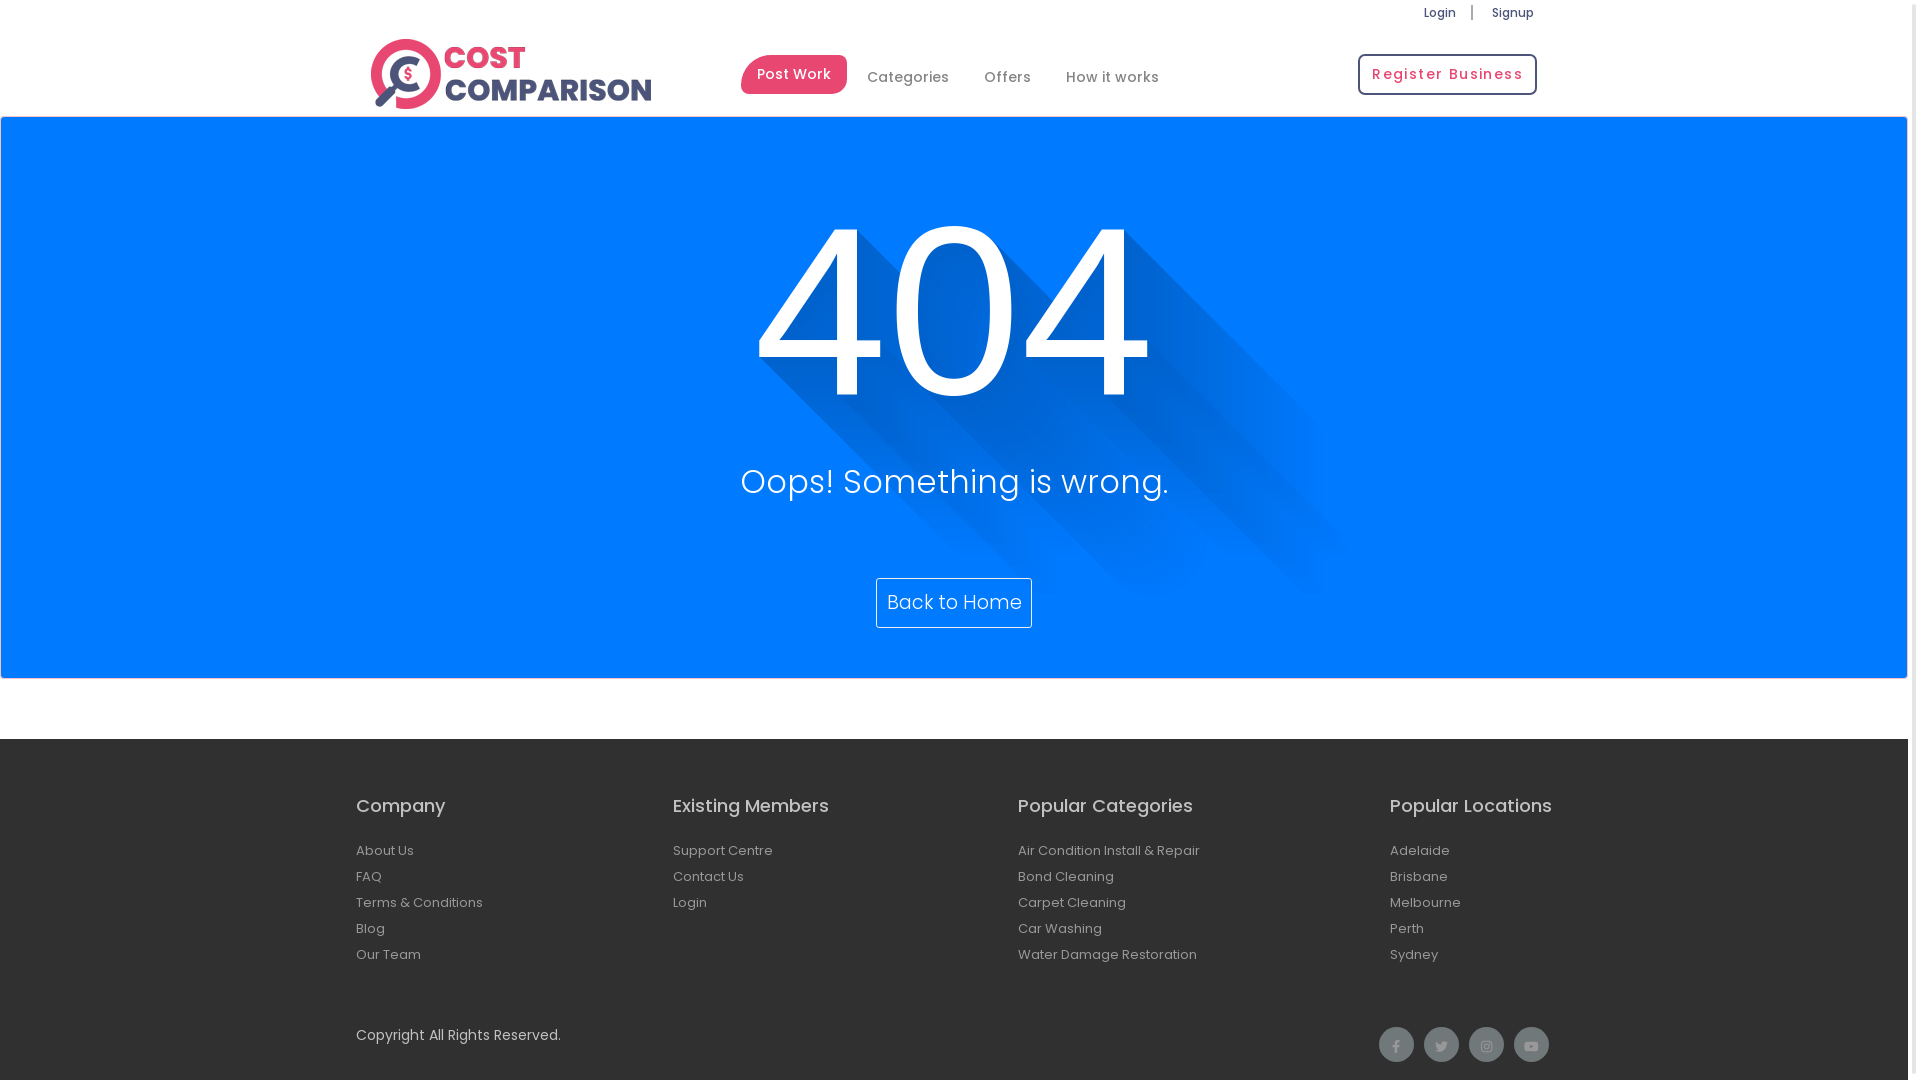 The width and height of the screenshot is (1920, 1080). What do you see at coordinates (792, 72) in the screenshot?
I see `'Post Work'` at bounding box center [792, 72].